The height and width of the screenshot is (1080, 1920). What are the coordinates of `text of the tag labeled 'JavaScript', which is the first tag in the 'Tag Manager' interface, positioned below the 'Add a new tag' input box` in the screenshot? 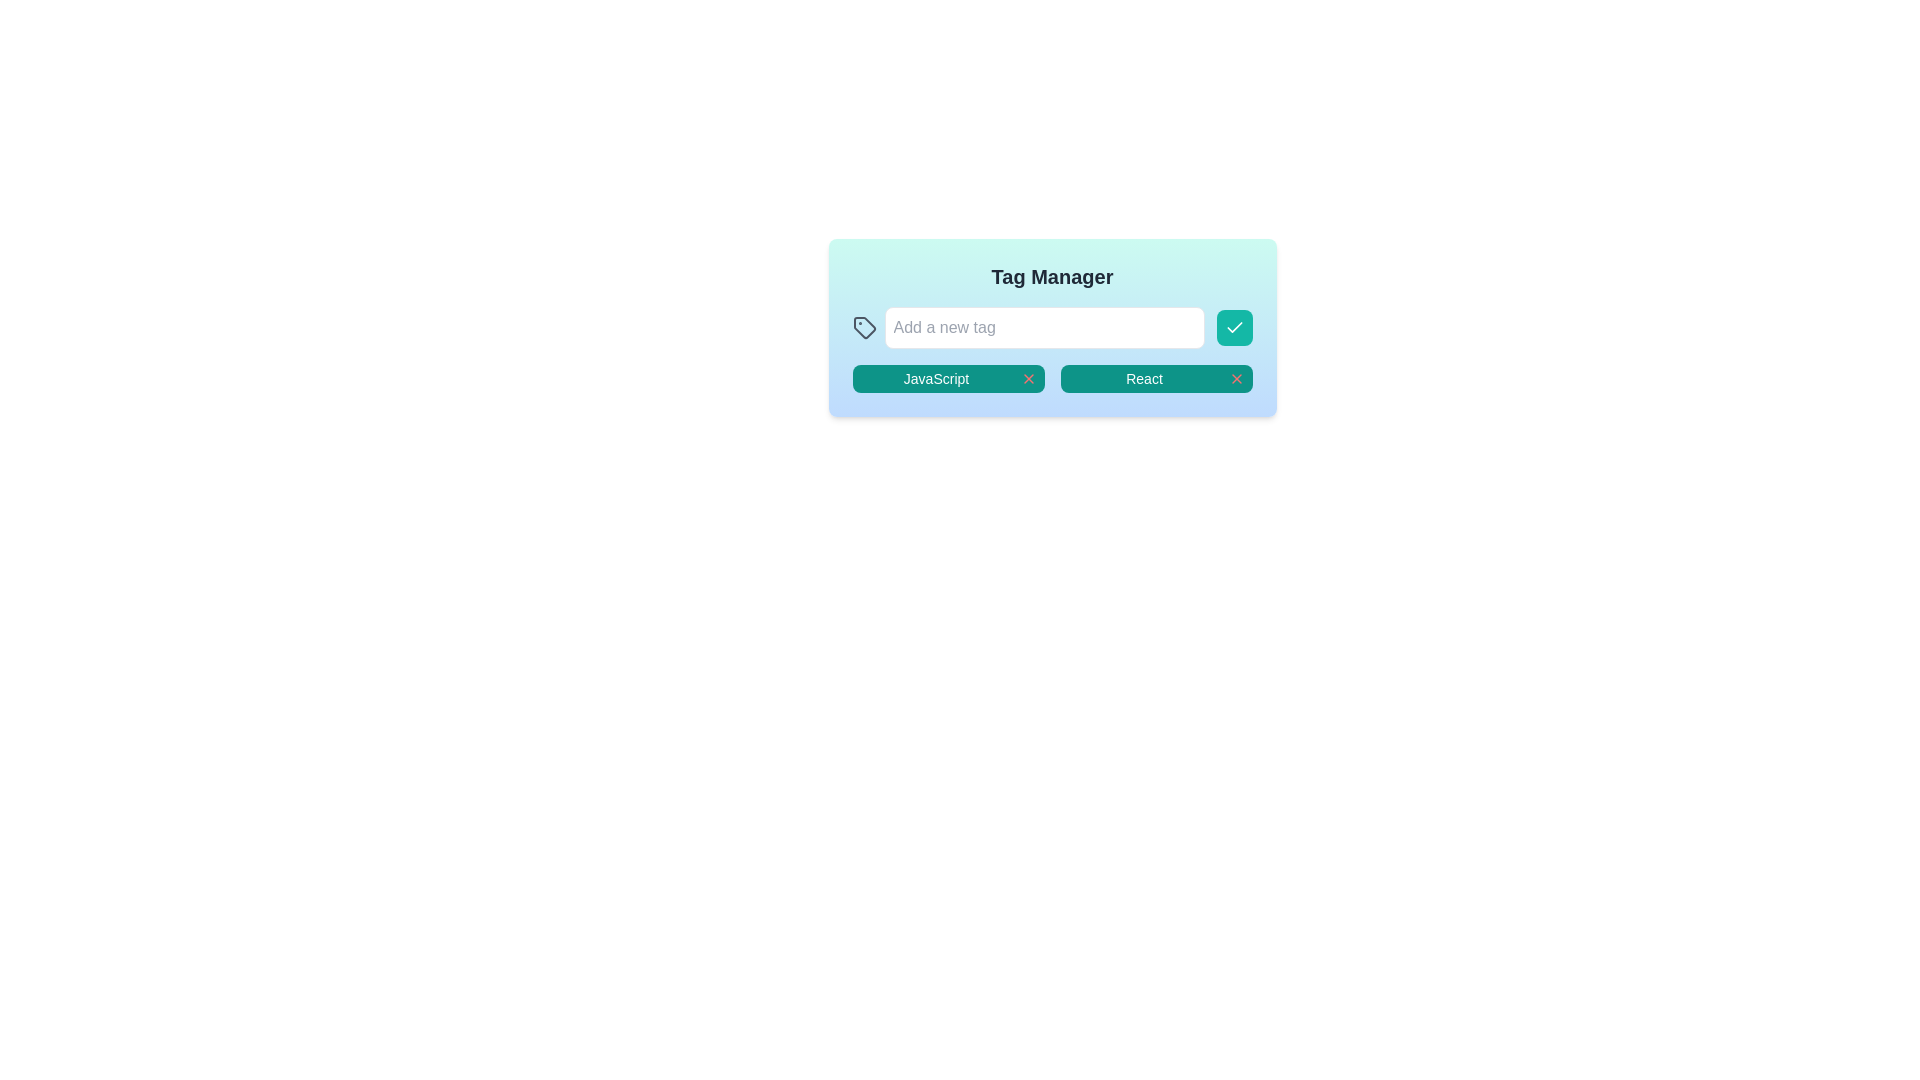 It's located at (935, 378).